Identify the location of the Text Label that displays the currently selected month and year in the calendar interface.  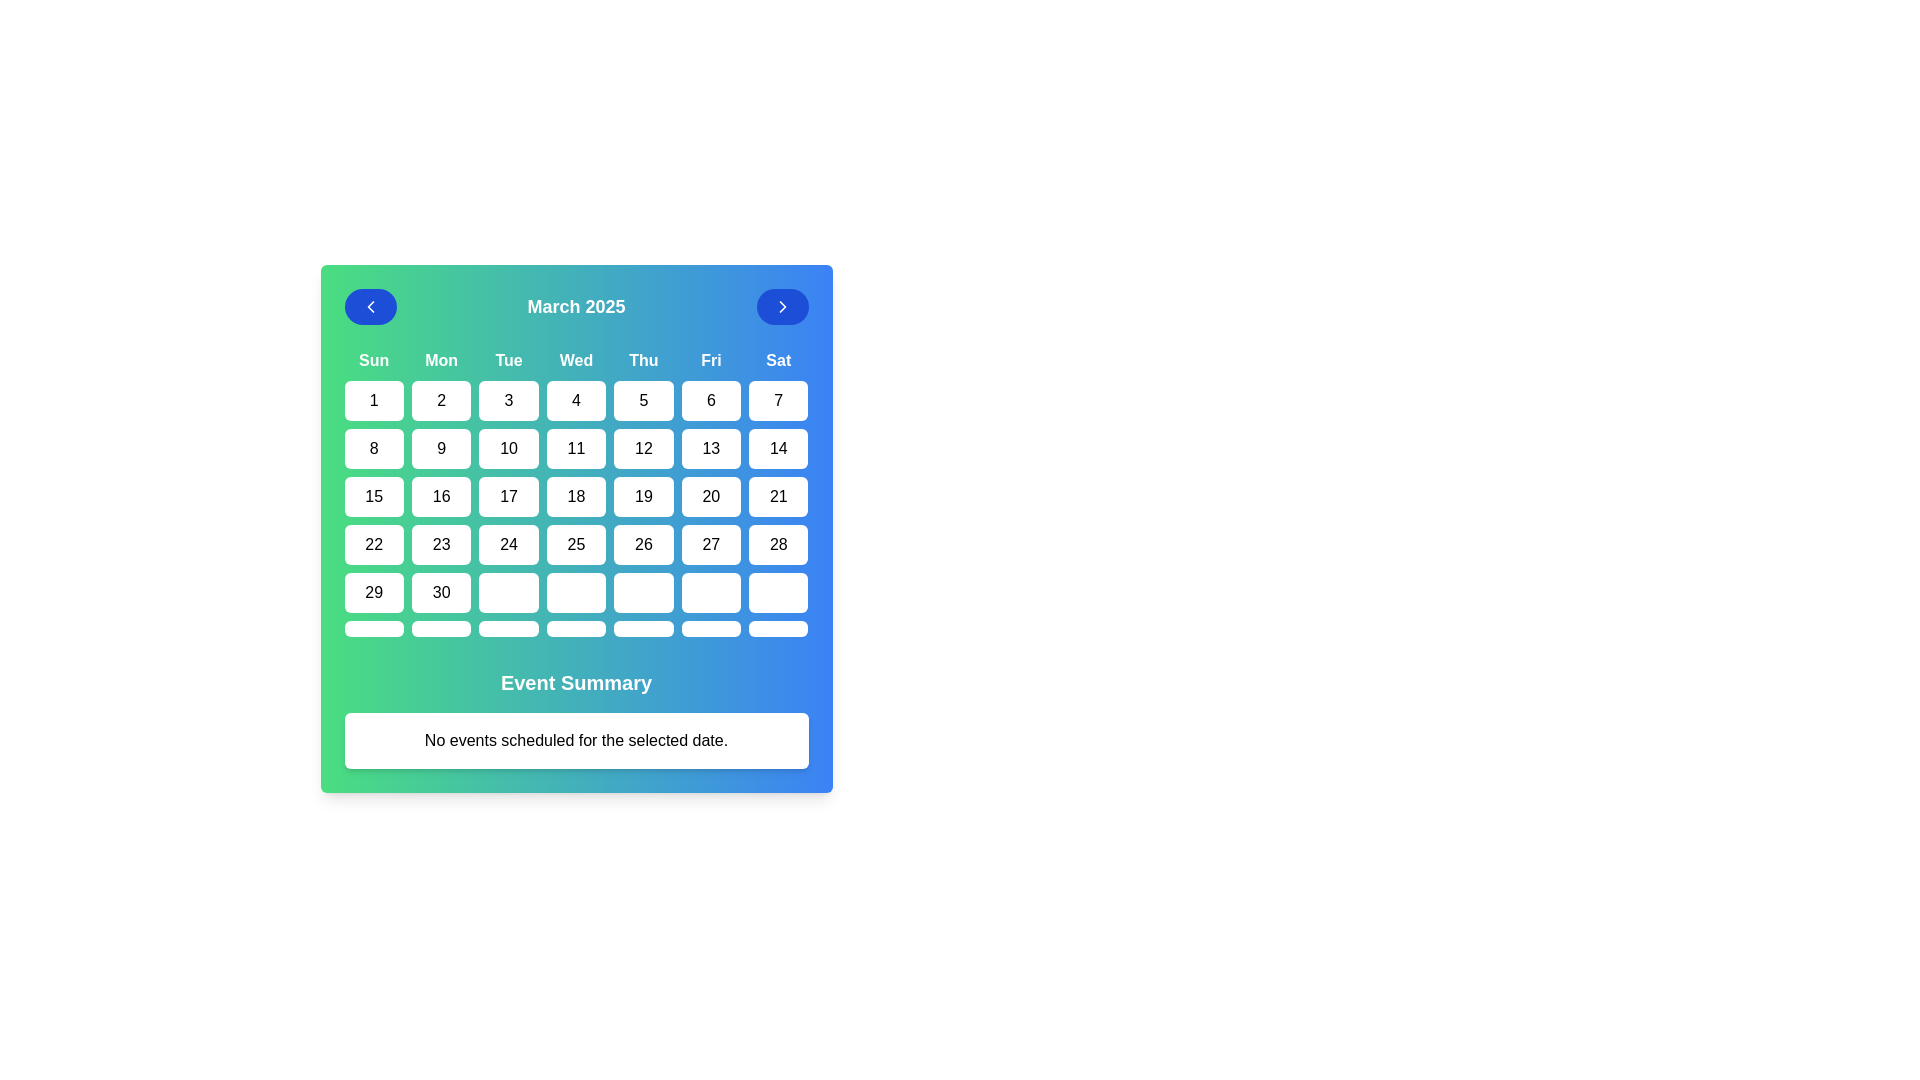
(575, 307).